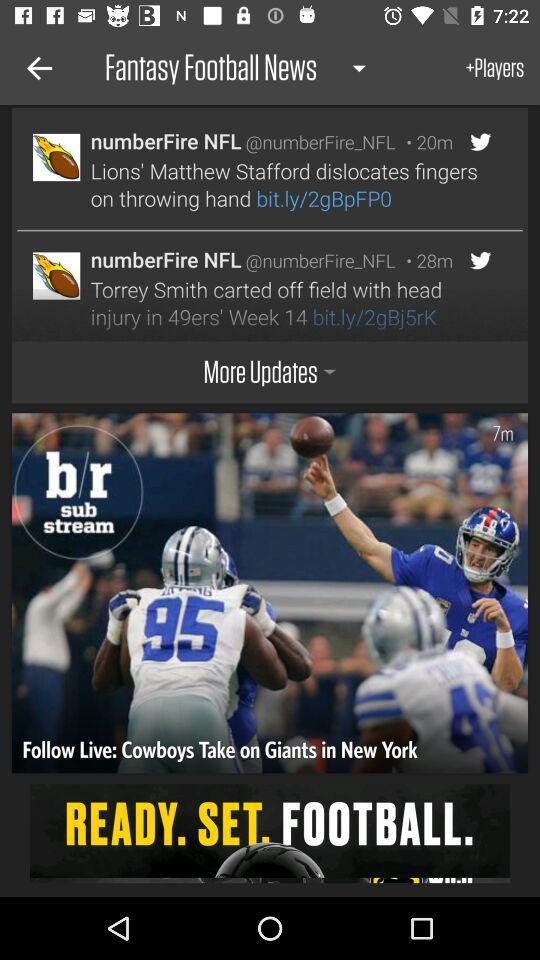 This screenshot has height=960, width=540. Describe the element at coordinates (423, 259) in the screenshot. I see `the icon next to @numberfire_nfl item` at that location.